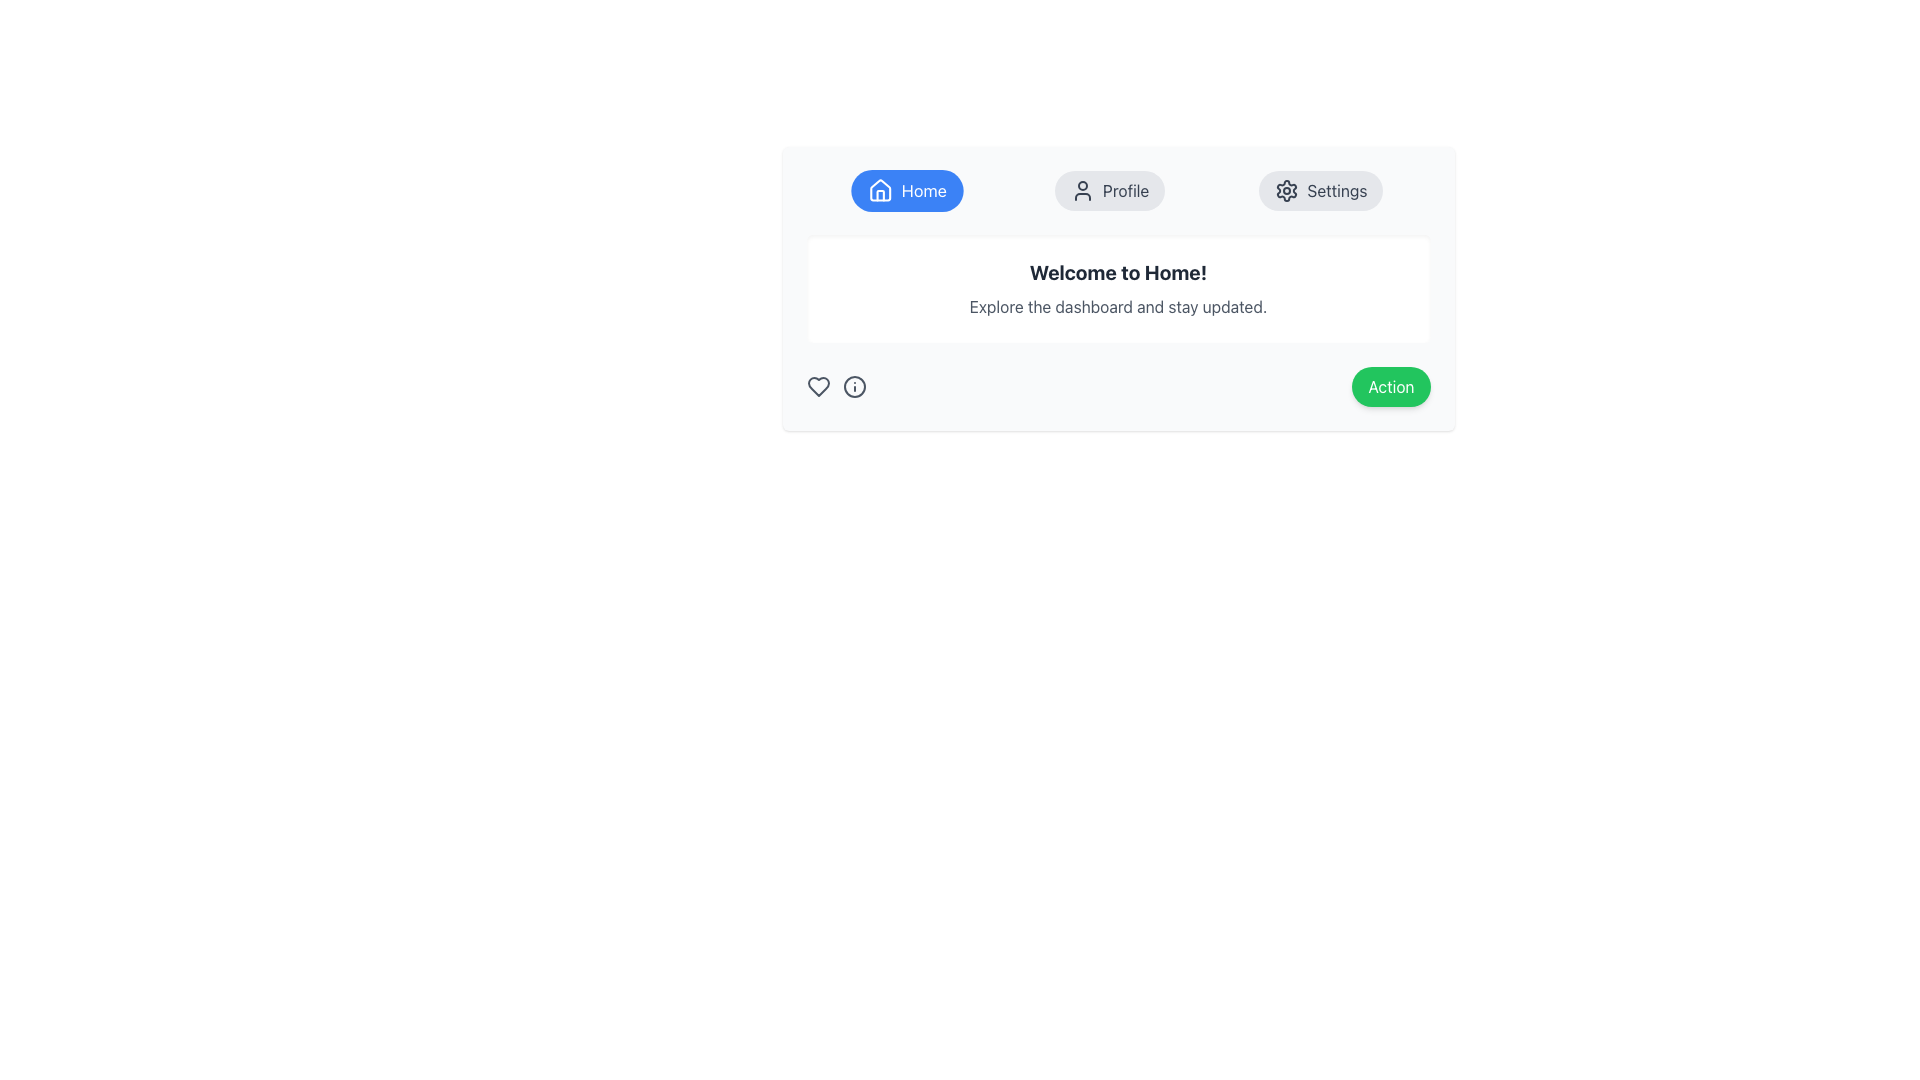 The width and height of the screenshot is (1920, 1080). Describe the element at coordinates (880, 195) in the screenshot. I see `the house icon in the SVG graphic to trigger potential hover effects` at that location.